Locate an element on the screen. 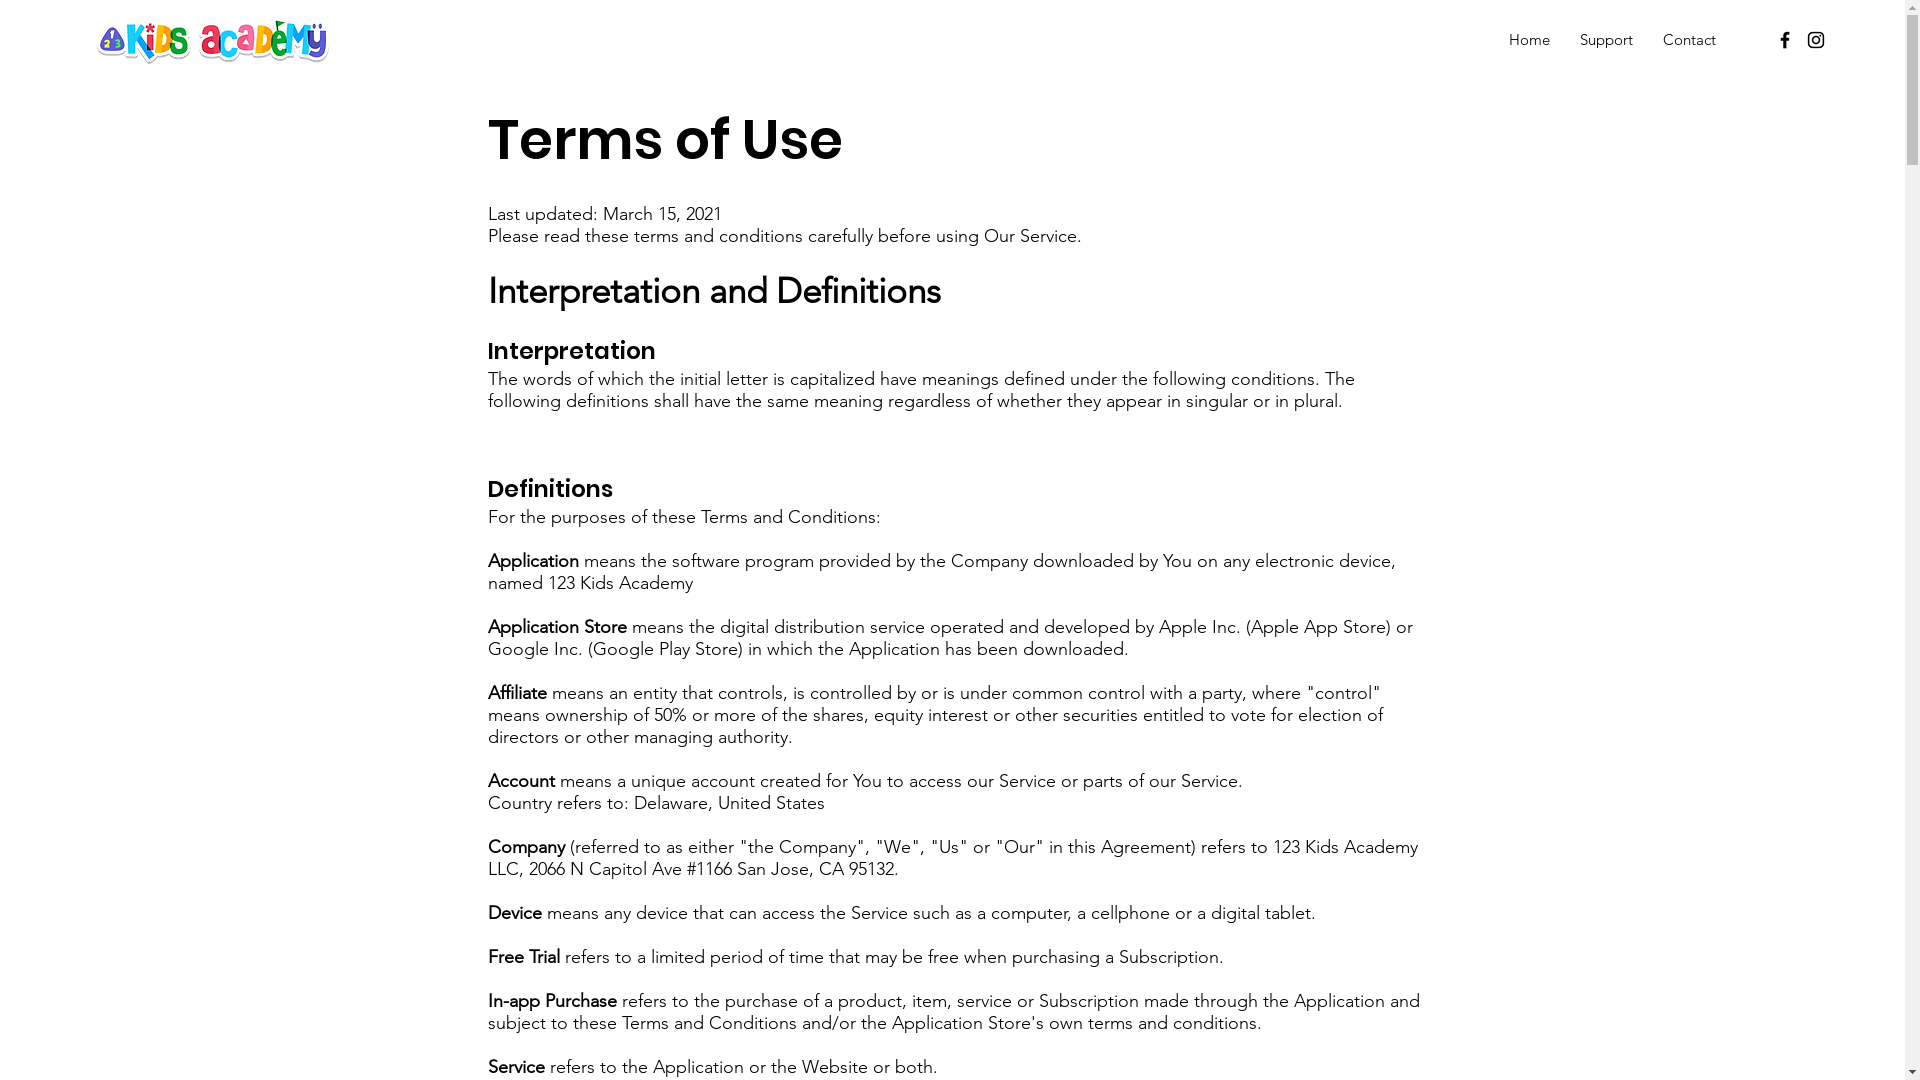  'Support' is located at coordinates (1606, 39).